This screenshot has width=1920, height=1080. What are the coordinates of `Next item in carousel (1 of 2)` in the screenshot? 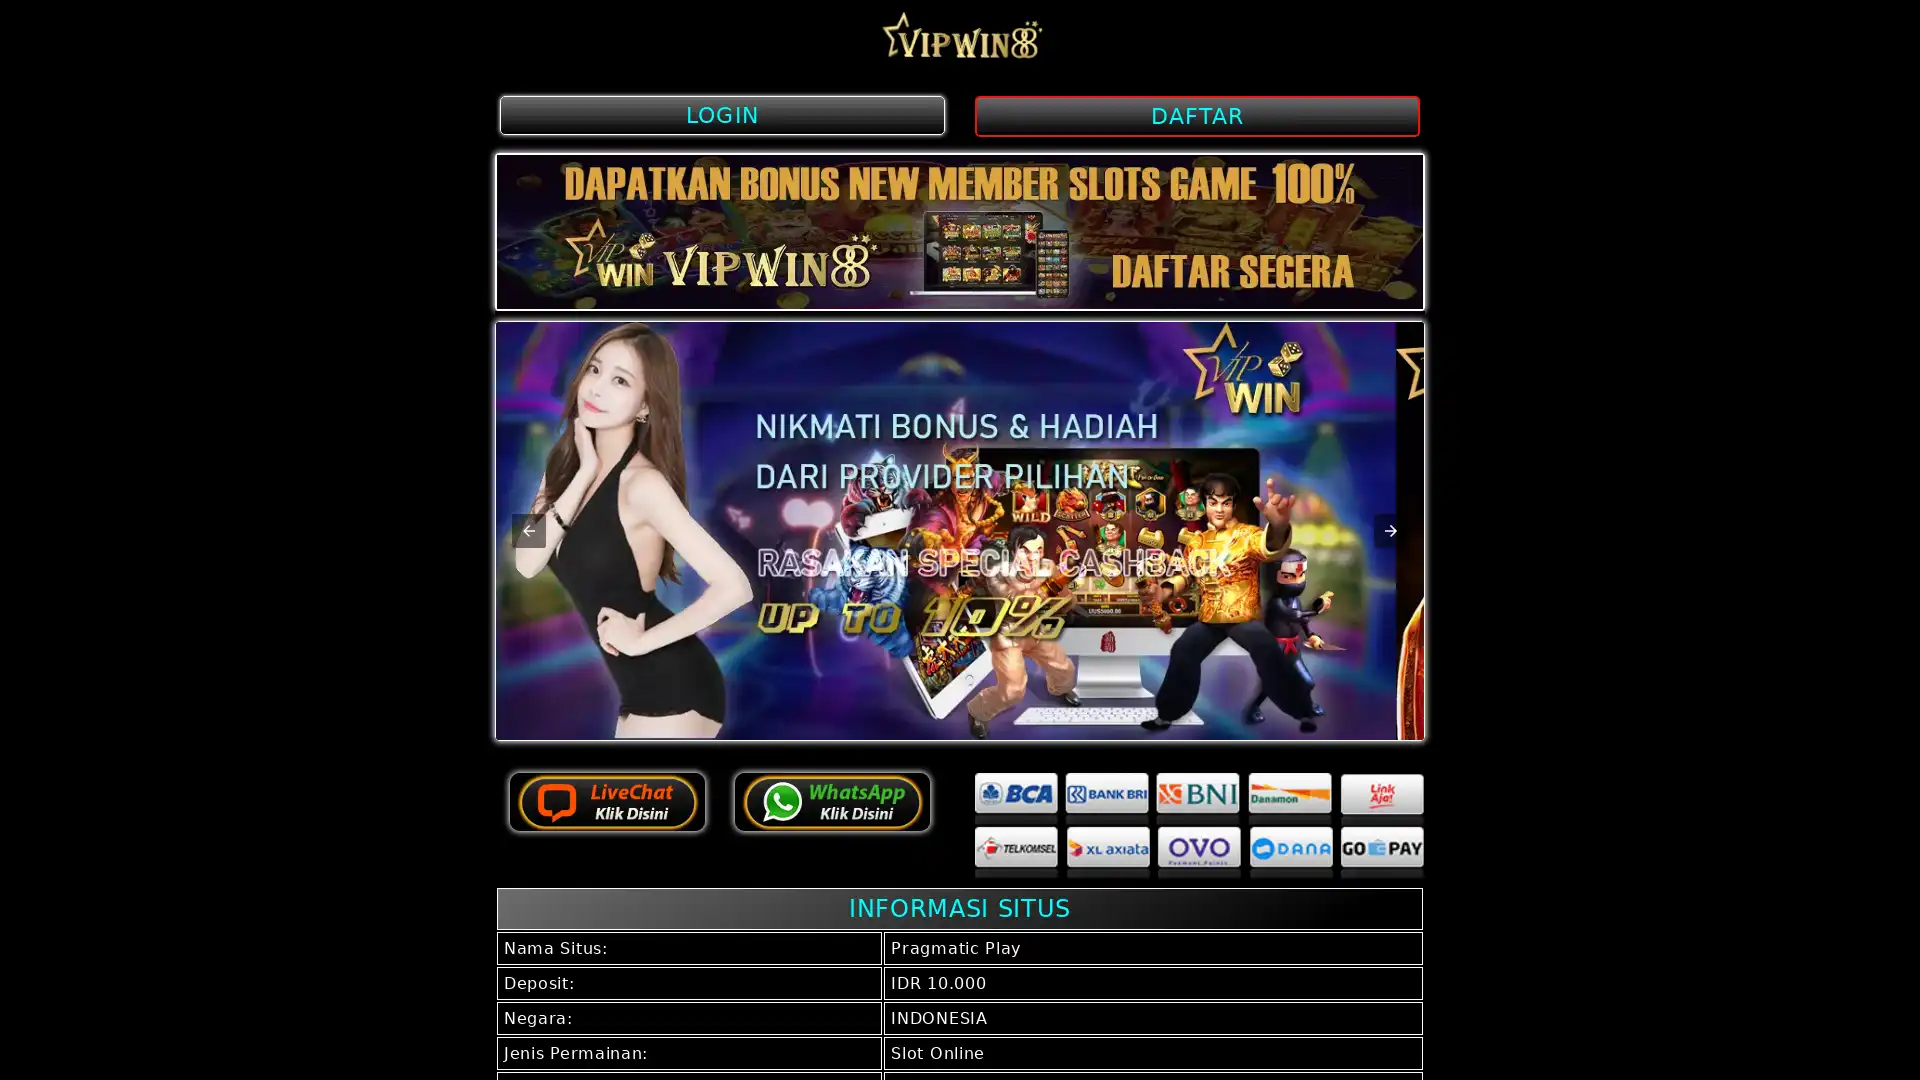 It's located at (1390, 530).